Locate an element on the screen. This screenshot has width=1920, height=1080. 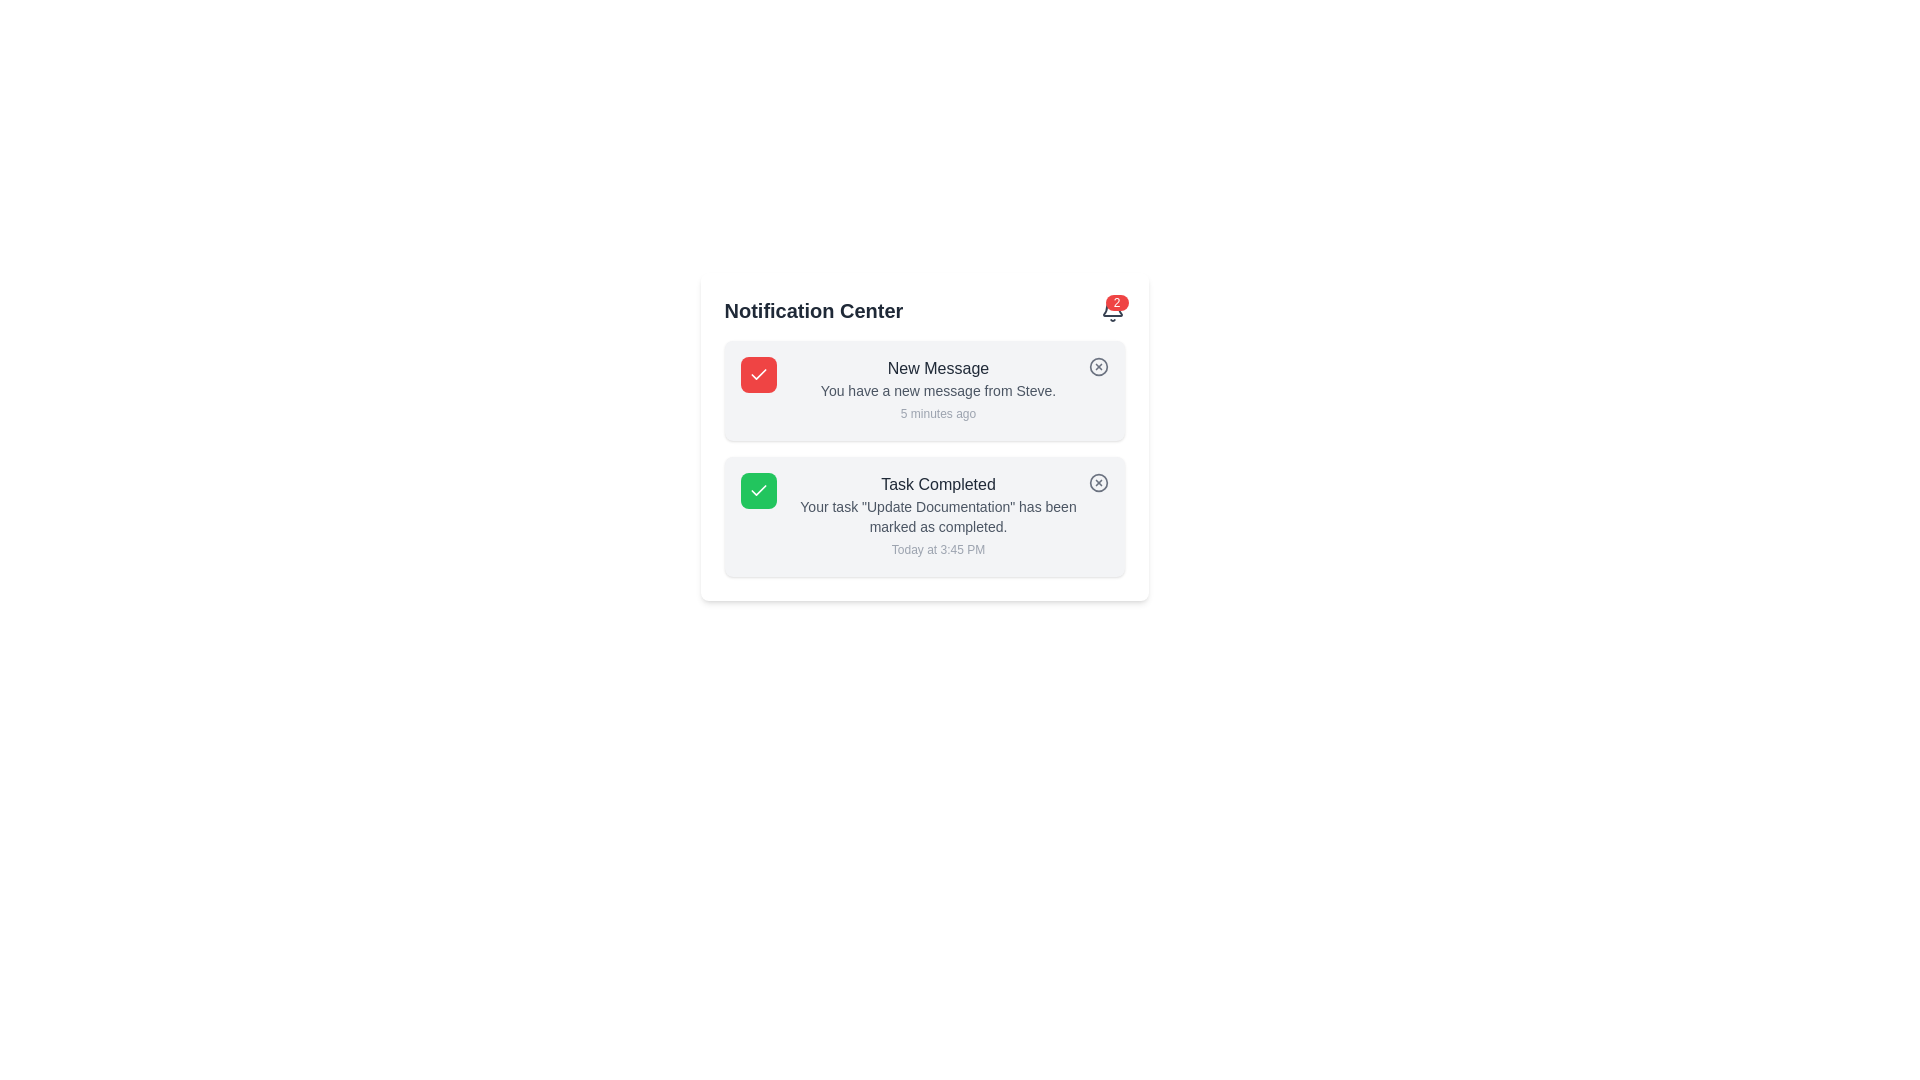
the circular button with a cross icon located in the top-right corner of the 'New Message' notification card is located at coordinates (1097, 366).